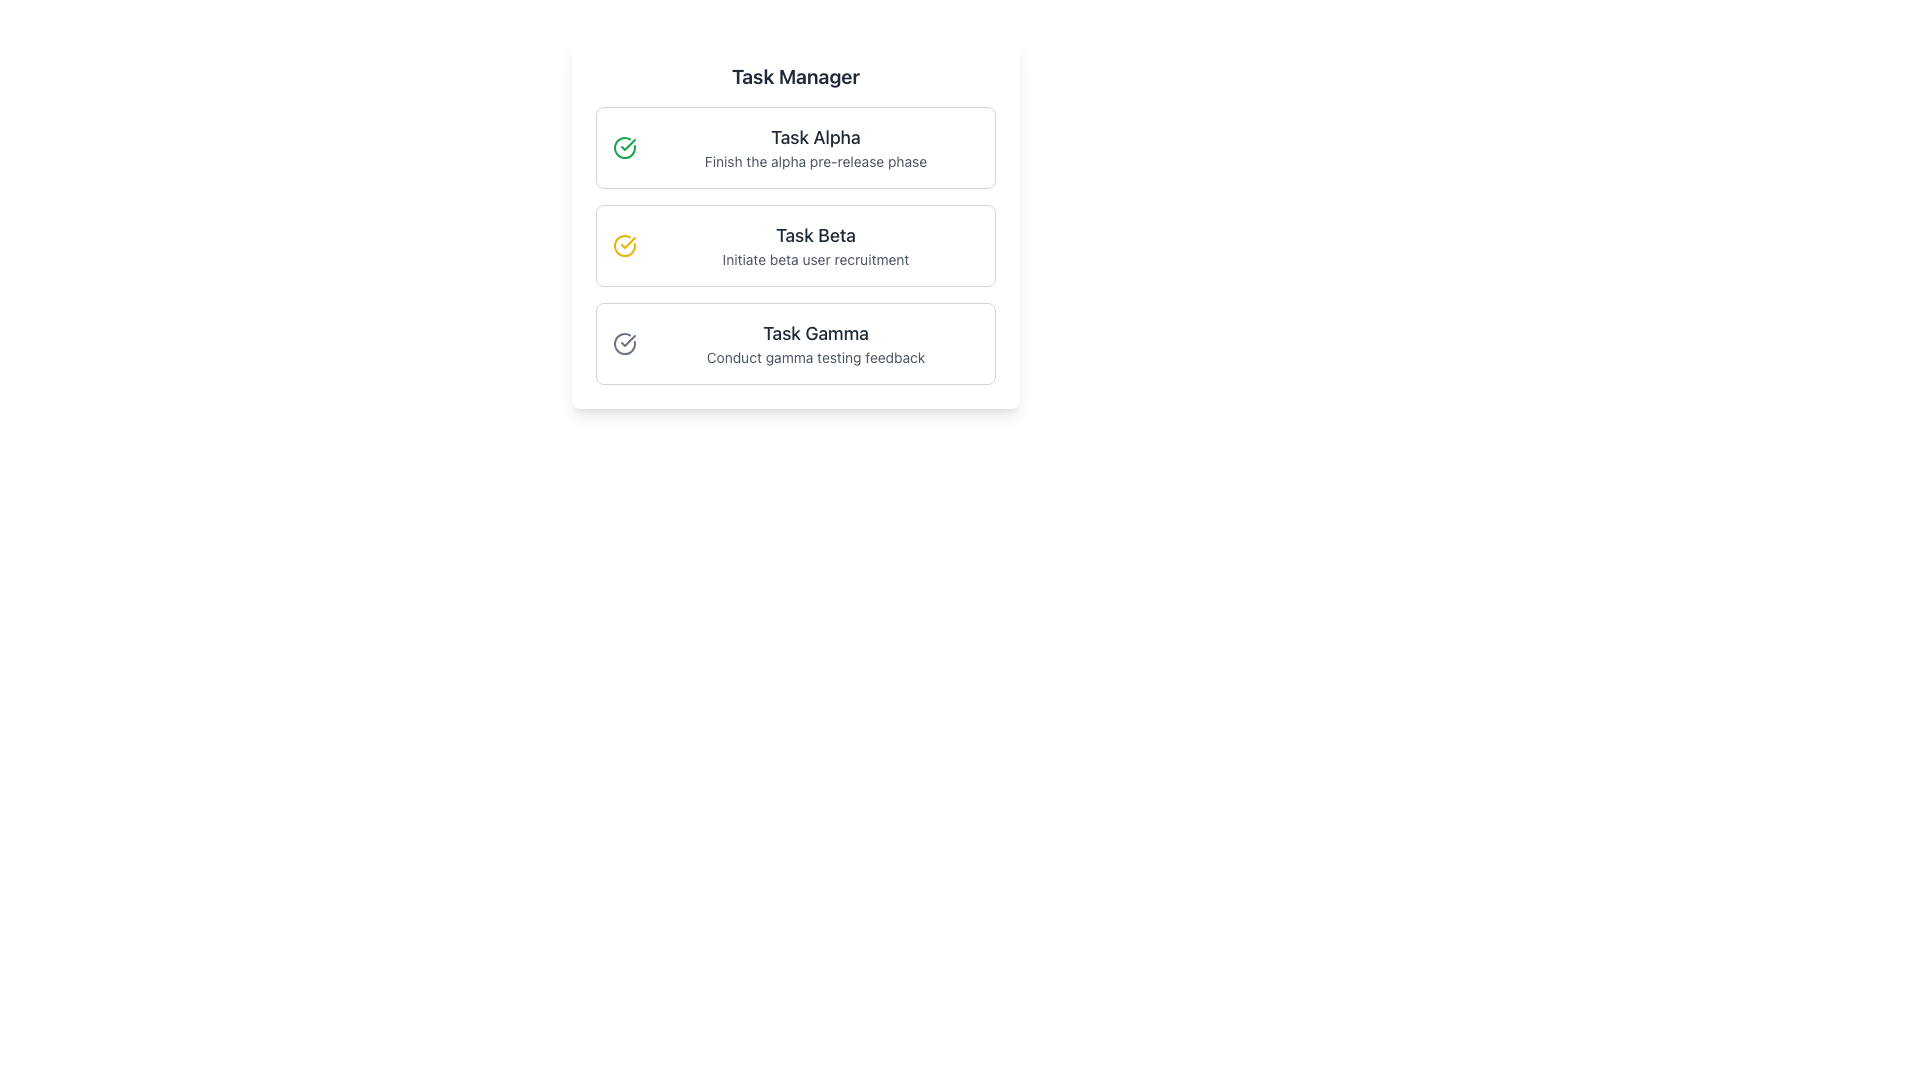  I want to click on the static text label providing additional descriptive information about 'Task Alpha', located directly beneath the 'Task Alpha' title in the first task row, so click(816, 161).